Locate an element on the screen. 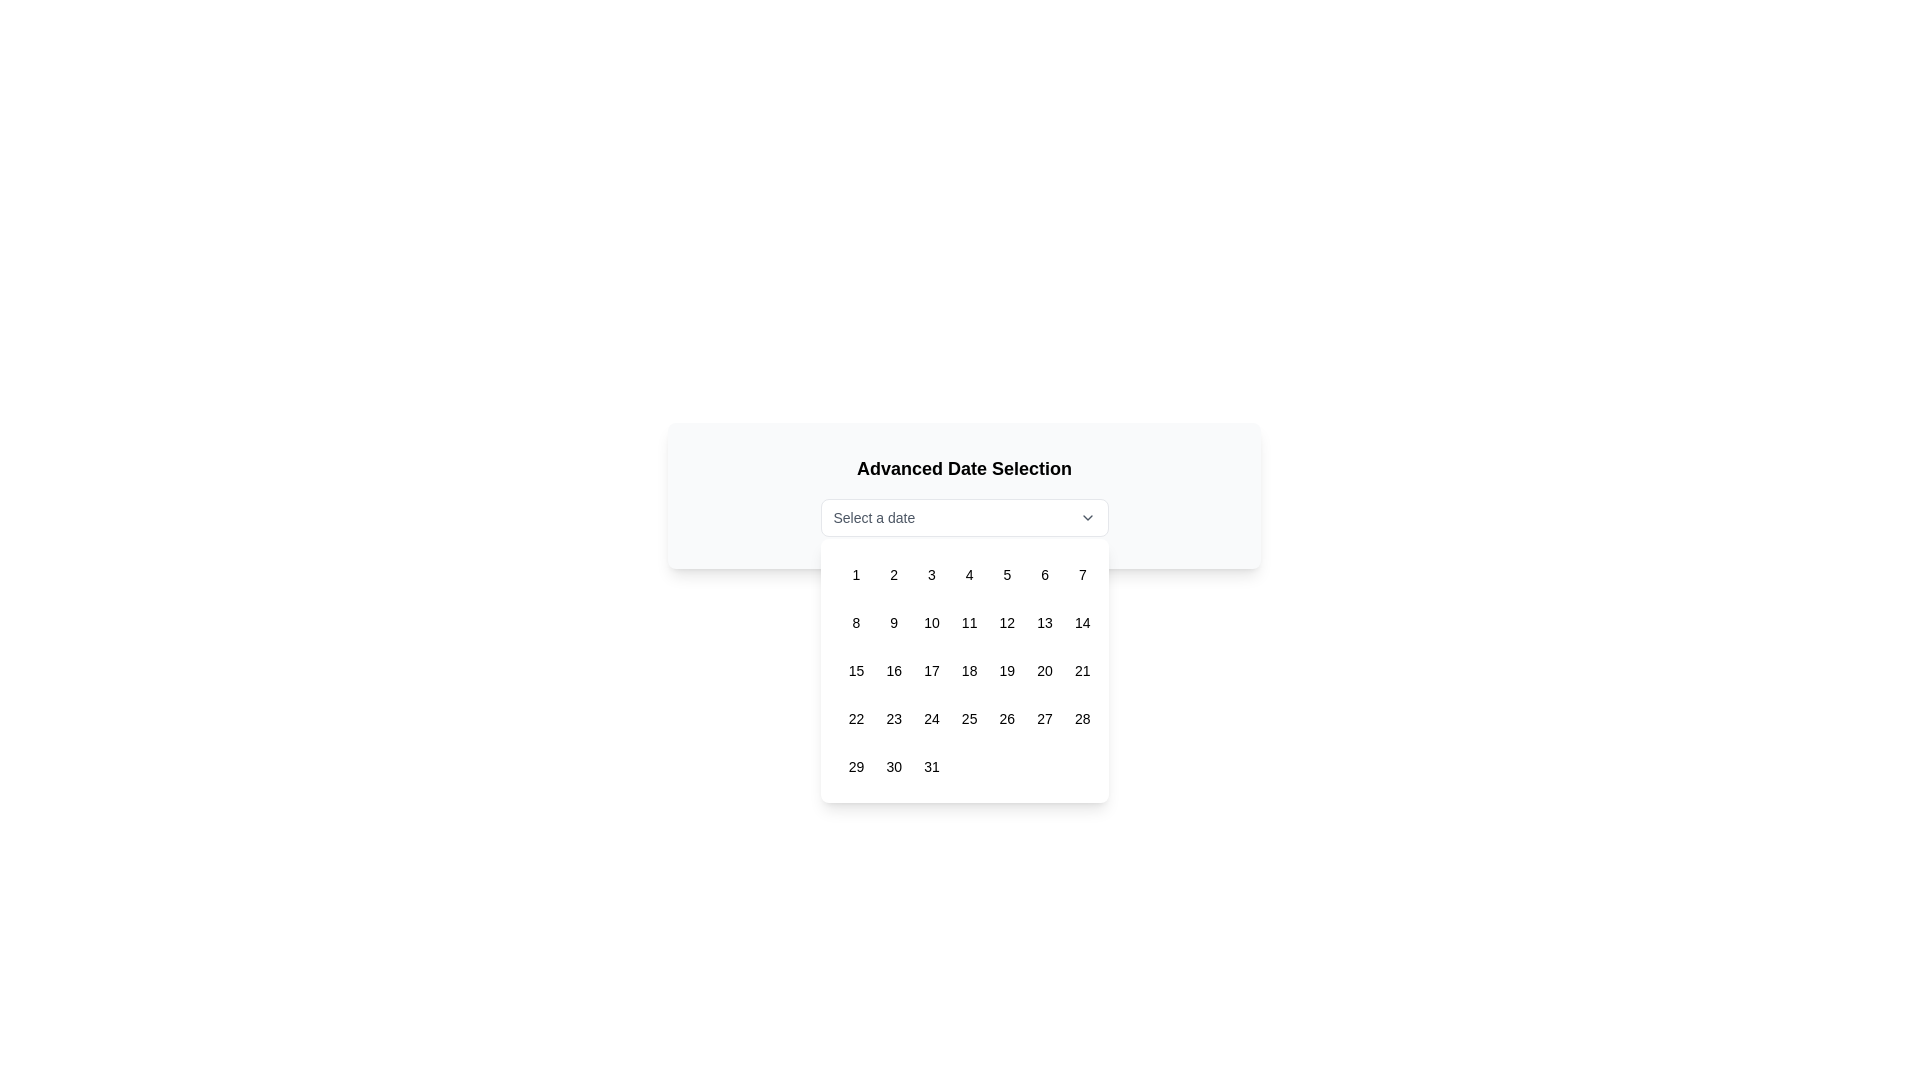 Image resolution: width=1920 pixels, height=1080 pixels. the downward-pointing chevron icon located at the top-right corner of the 'Select a date' text box to receive visual feedback is located at coordinates (1086, 516).